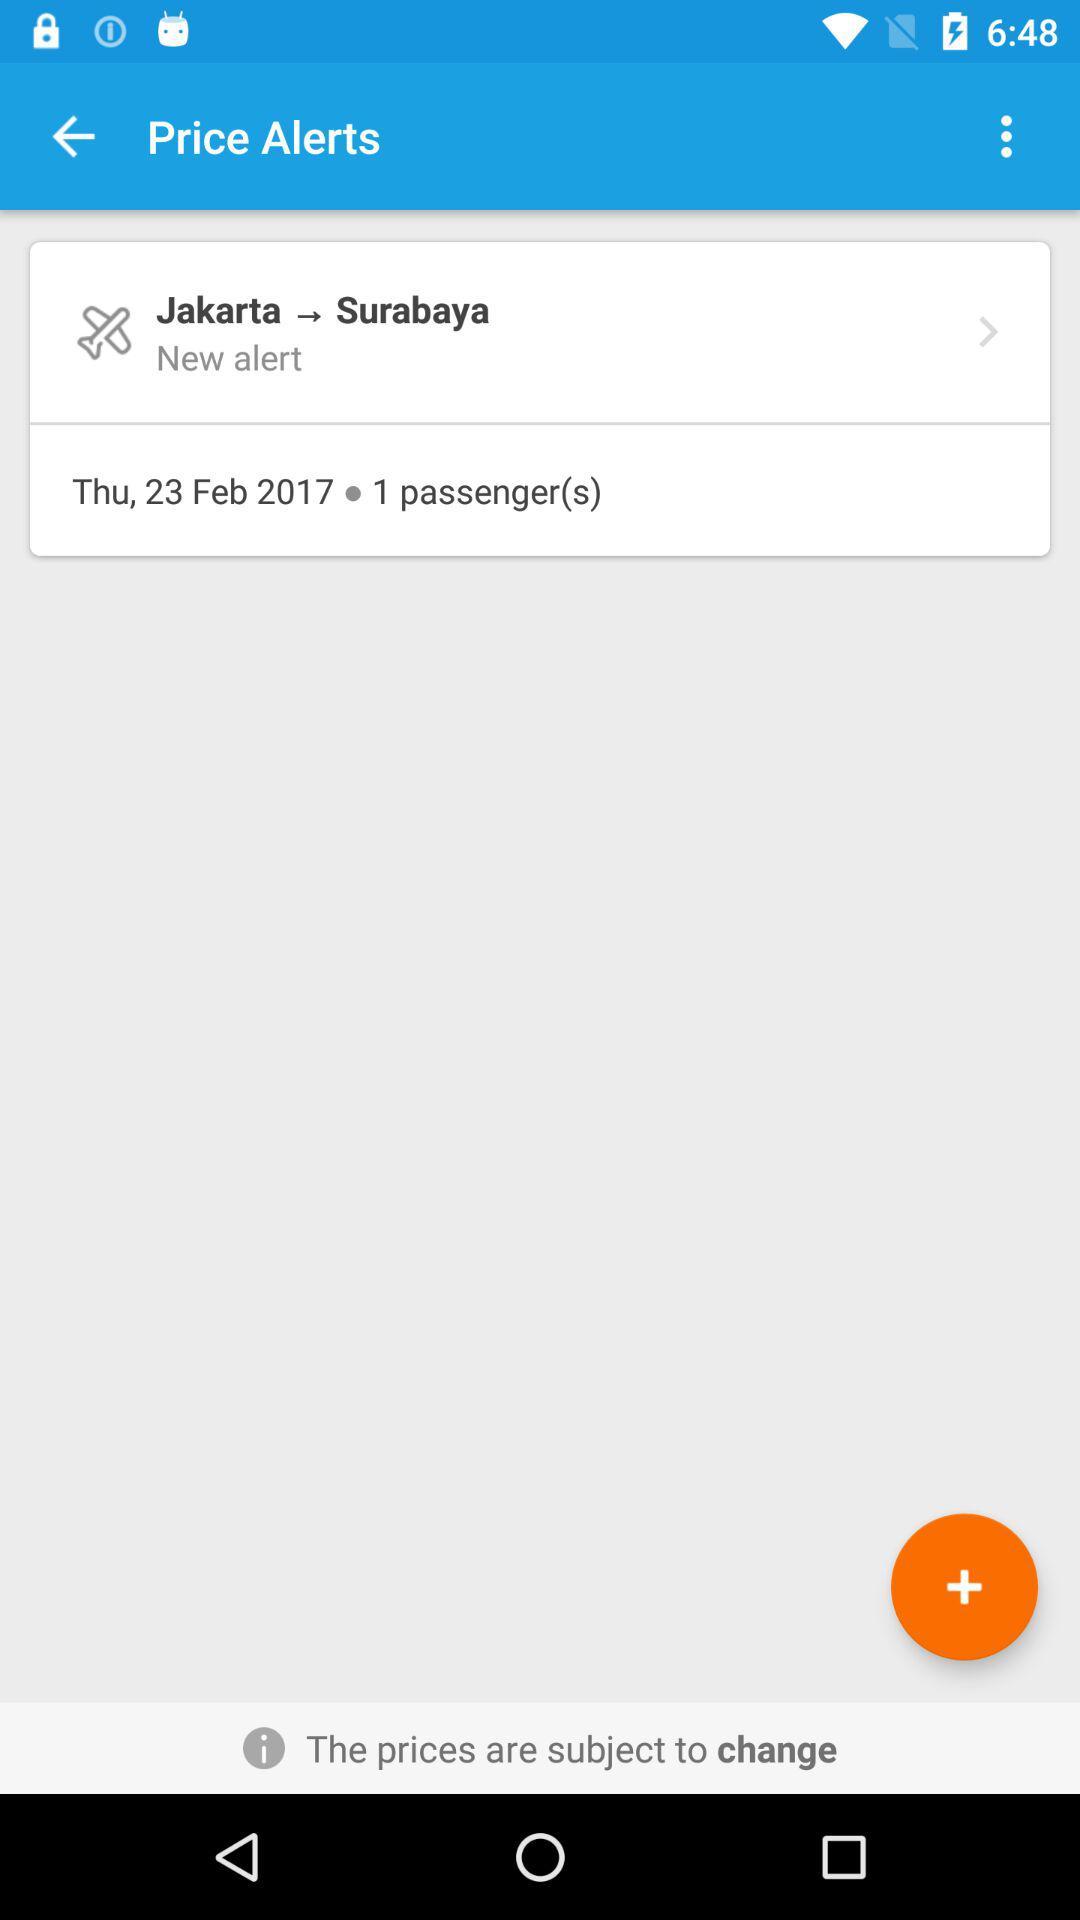 The width and height of the screenshot is (1080, 1920). Describe the element at coordinates (963, 1586) in the screenshot. I see `the add icon` at that location.